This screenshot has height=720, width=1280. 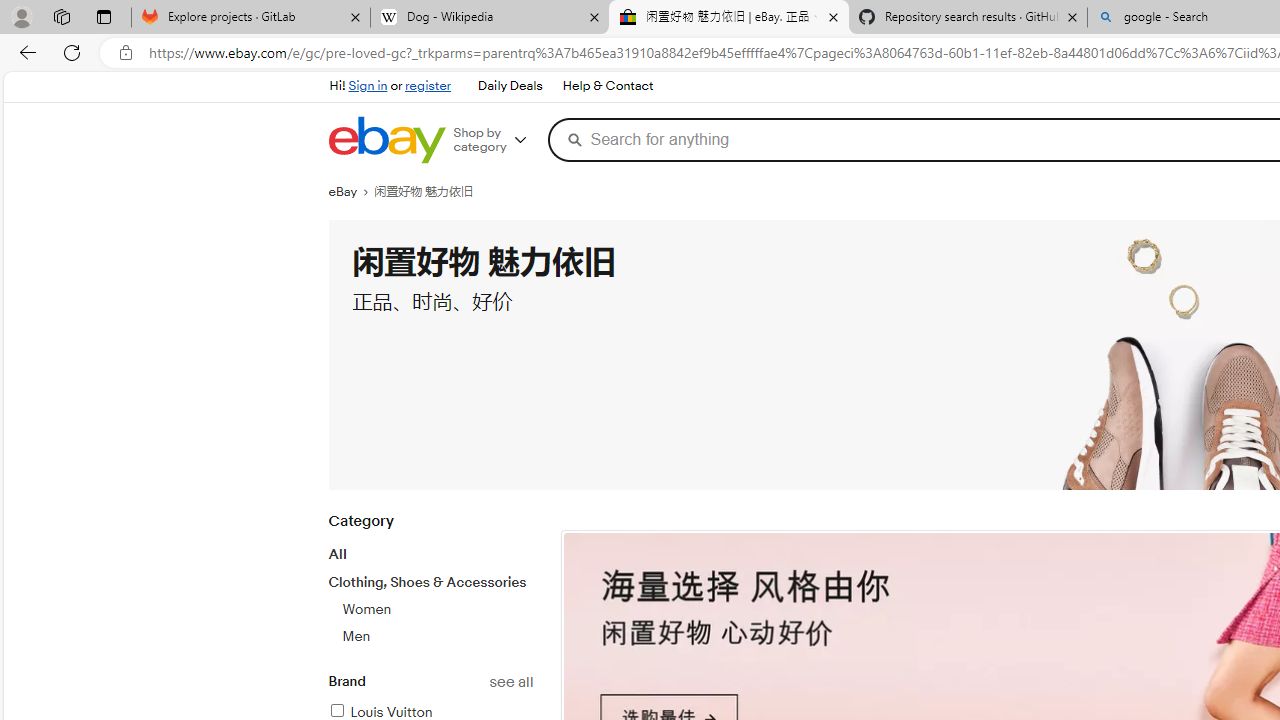 I want to click on 'eBay', so click(x=351, y=191).